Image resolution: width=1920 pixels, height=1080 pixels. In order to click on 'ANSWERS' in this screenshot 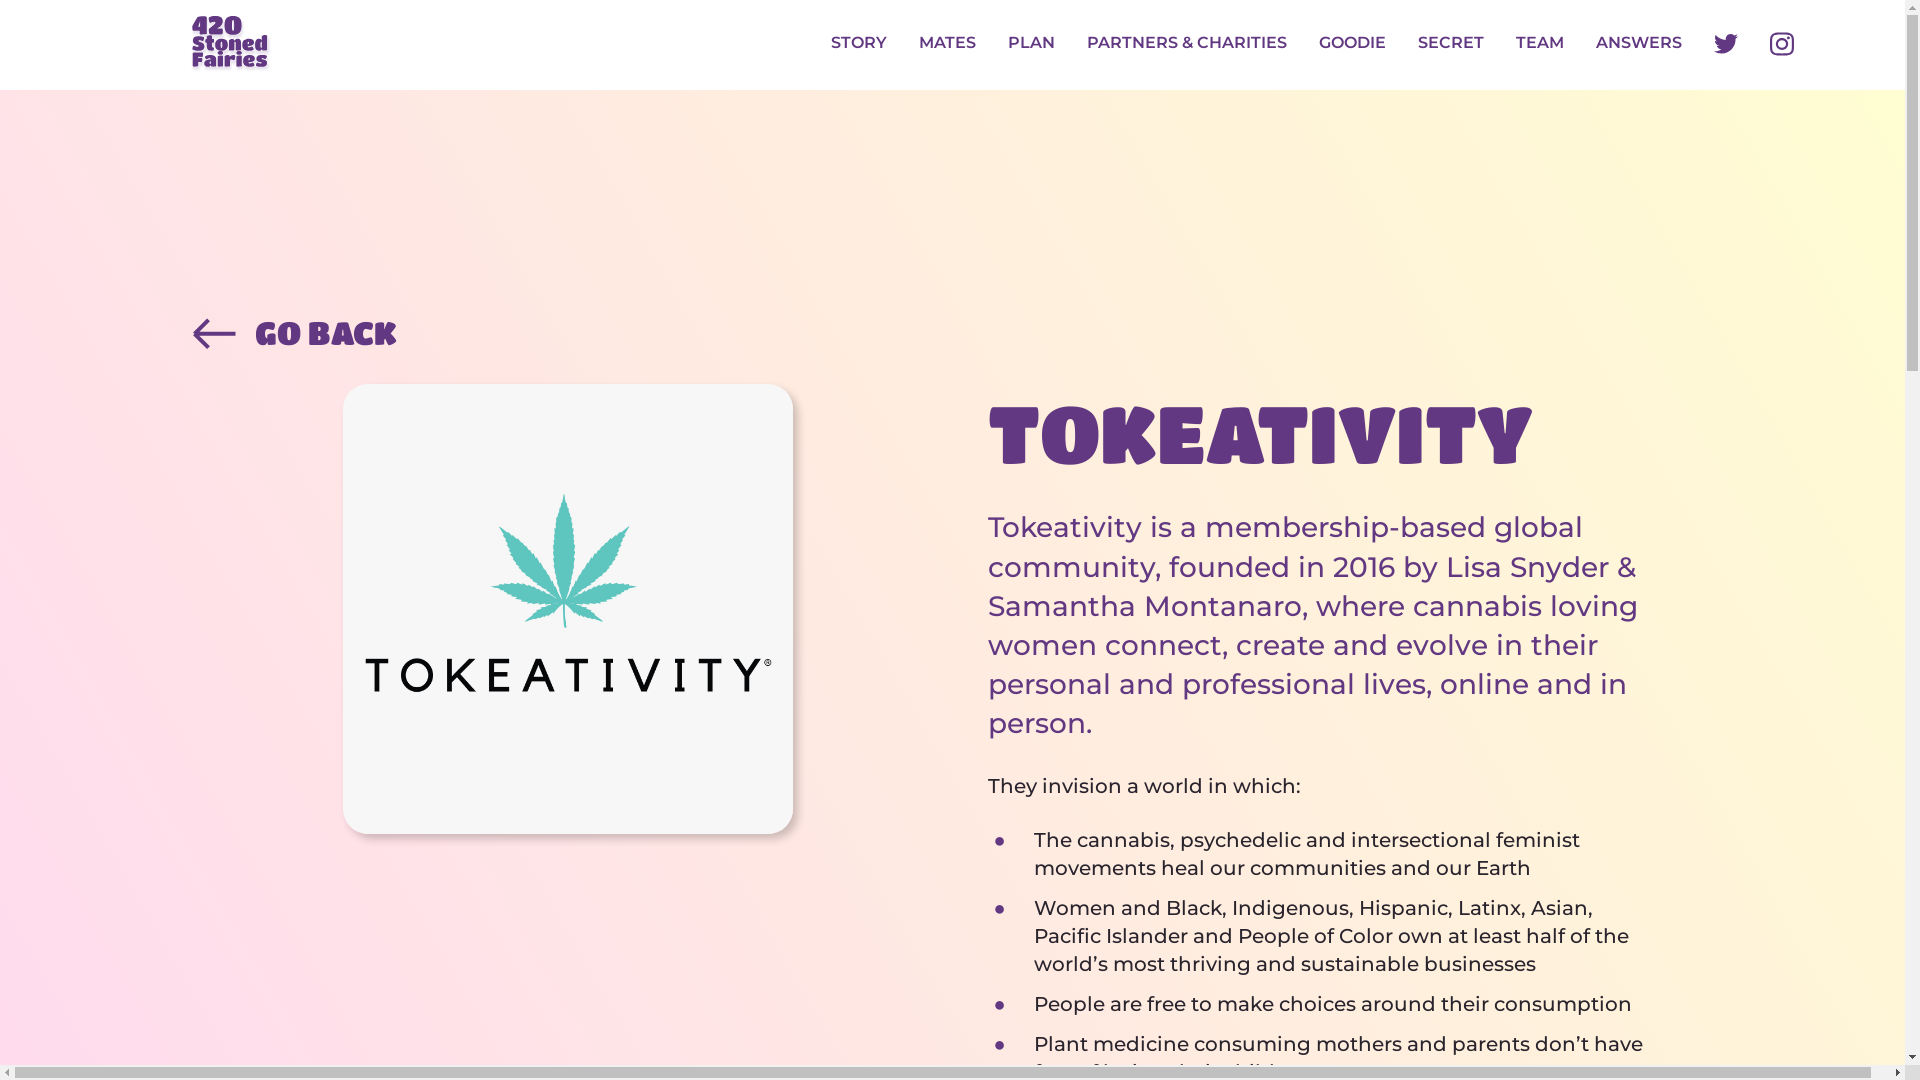, I will do `click(1638, 44)`.